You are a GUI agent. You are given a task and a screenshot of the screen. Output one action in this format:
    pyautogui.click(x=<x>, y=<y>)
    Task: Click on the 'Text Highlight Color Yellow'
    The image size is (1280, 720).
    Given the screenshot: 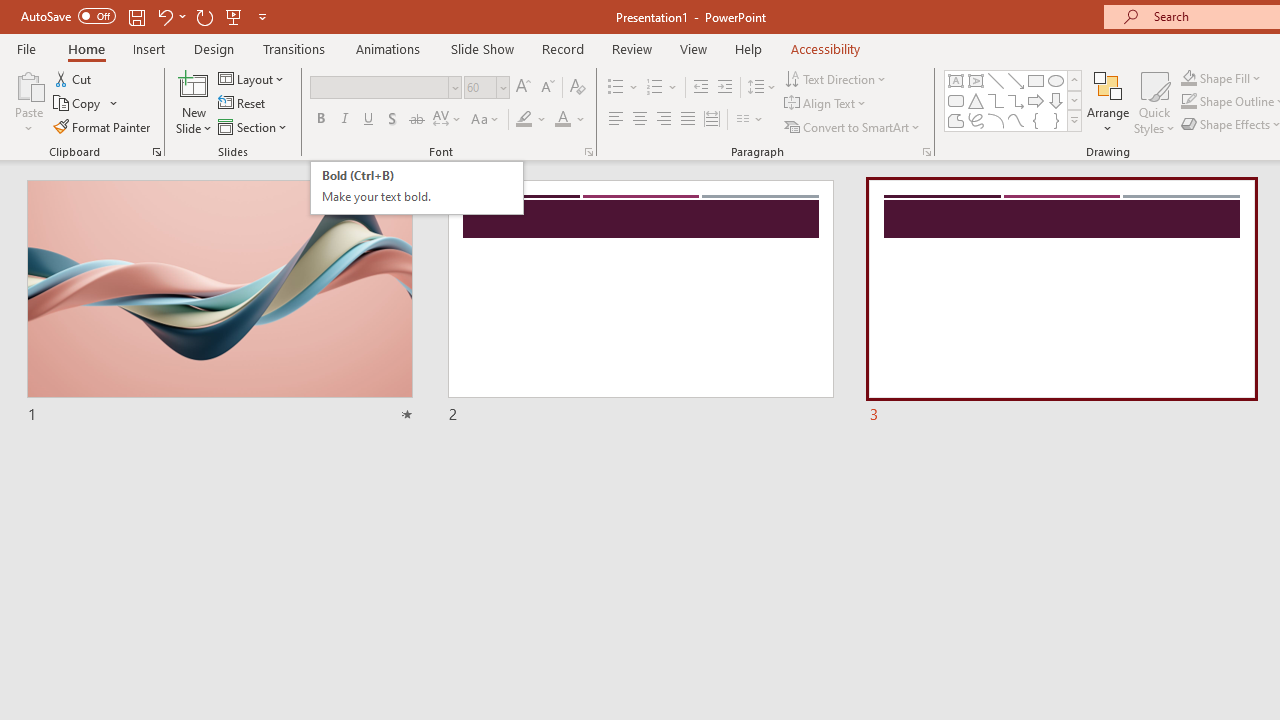 What is the action you would take?
    pyautogui.click(x=524, y=119)
    